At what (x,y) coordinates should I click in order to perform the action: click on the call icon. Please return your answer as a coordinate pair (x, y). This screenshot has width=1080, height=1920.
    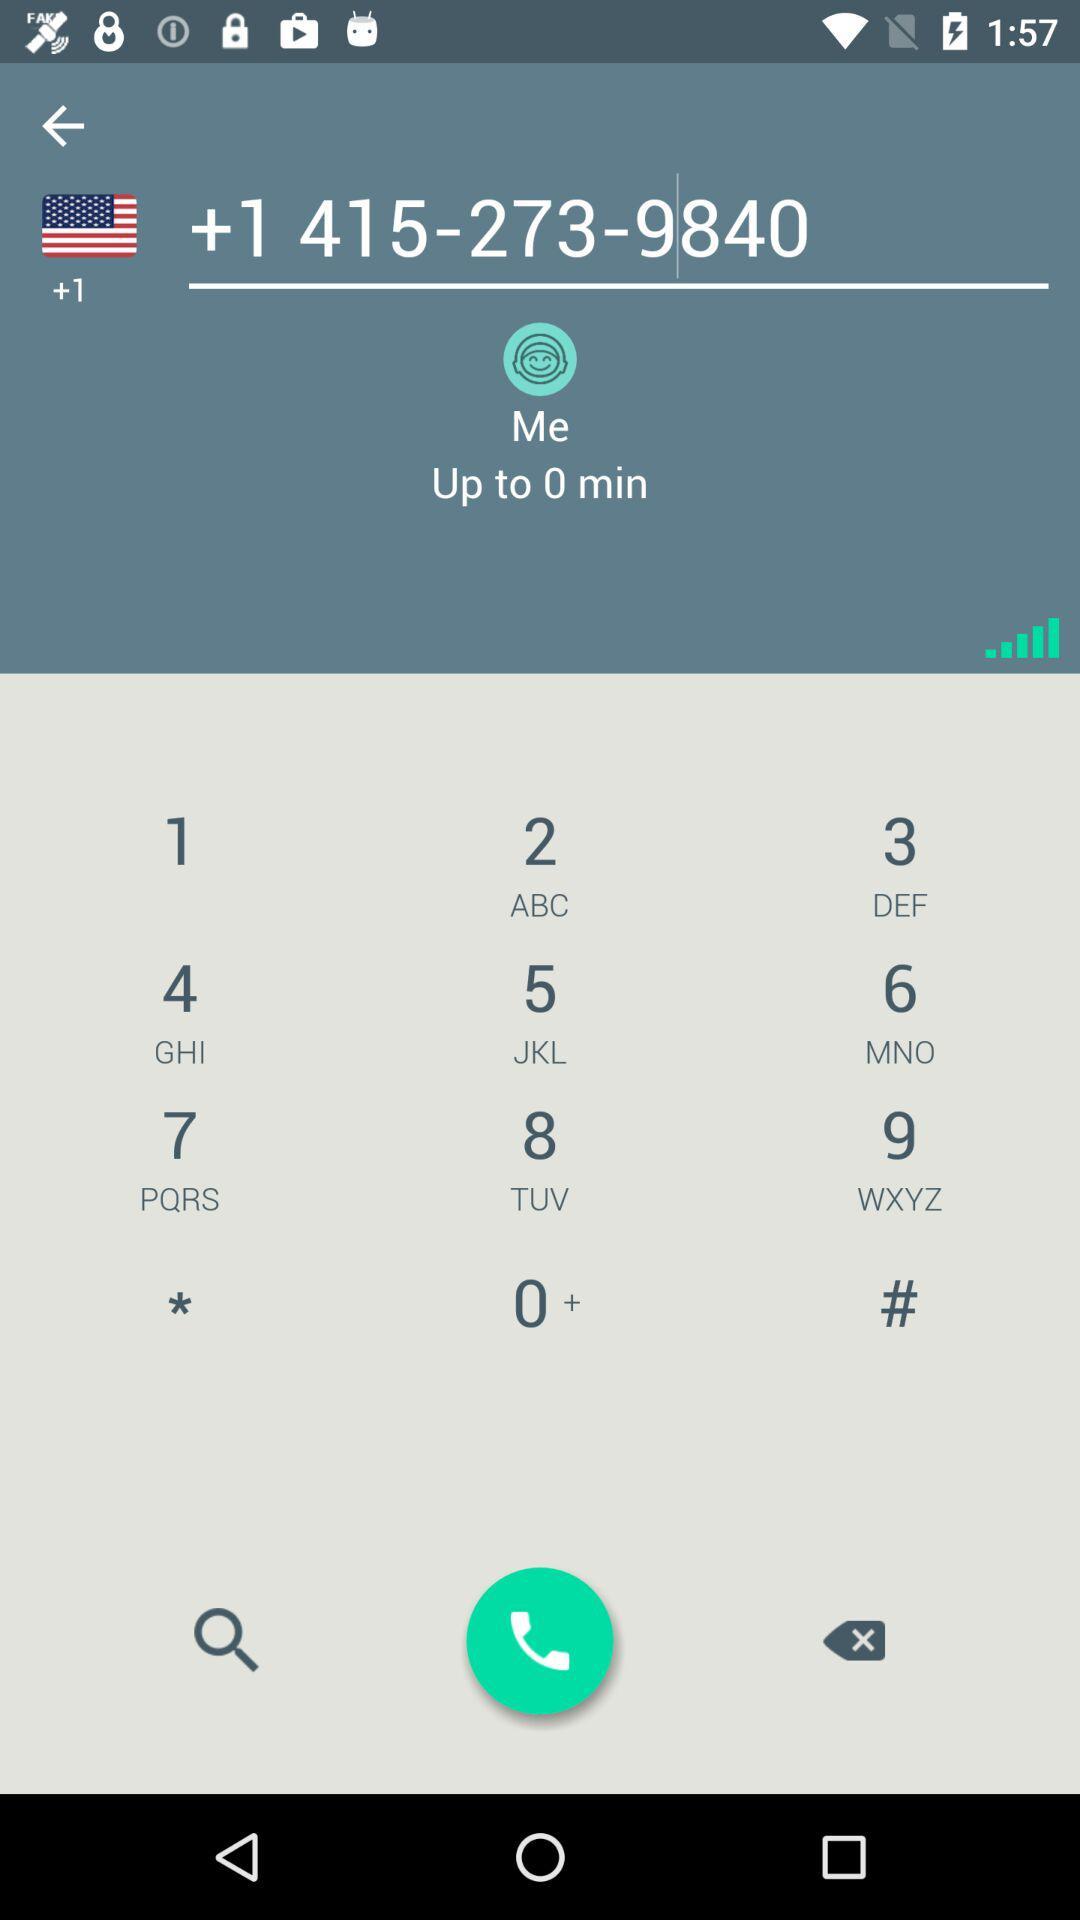
    Looking at the image, I should click on (540, 1641).